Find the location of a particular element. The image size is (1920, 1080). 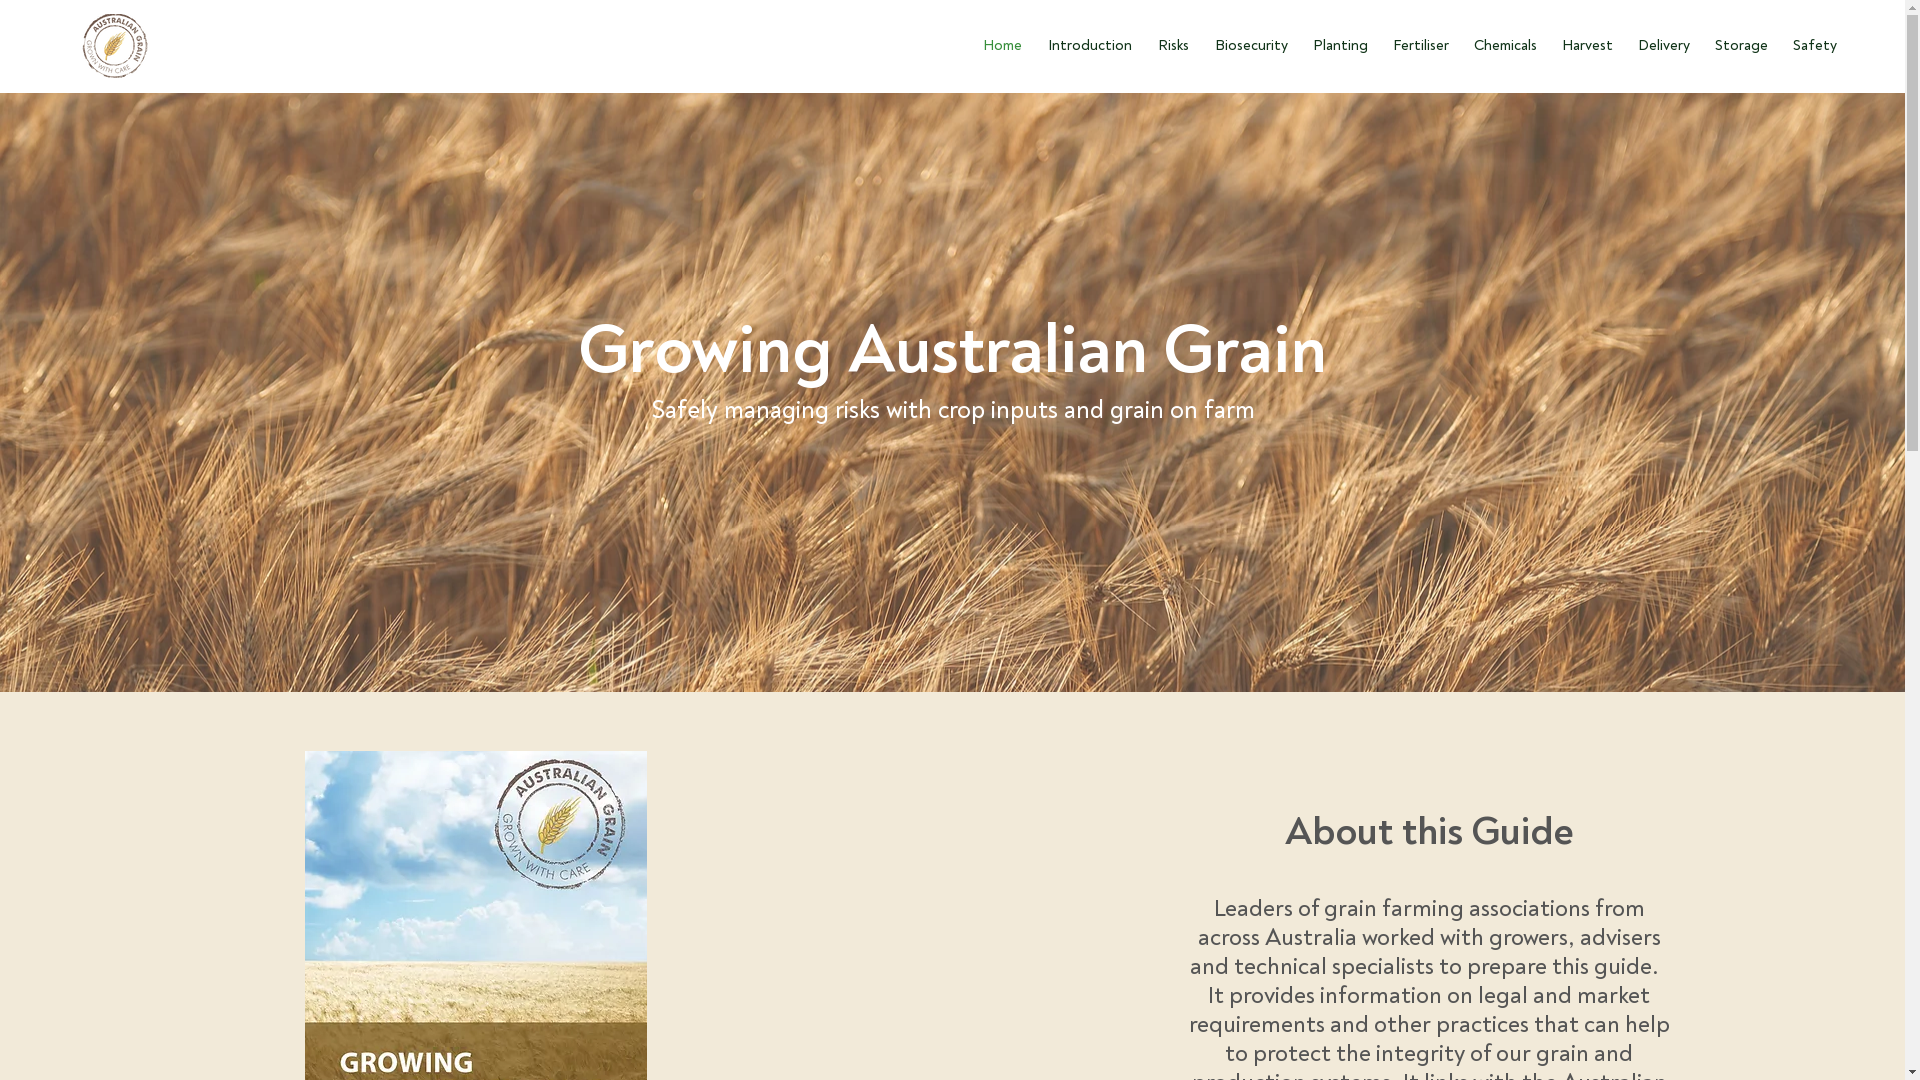

'Harvest' is located at coordinates (1583, 45).